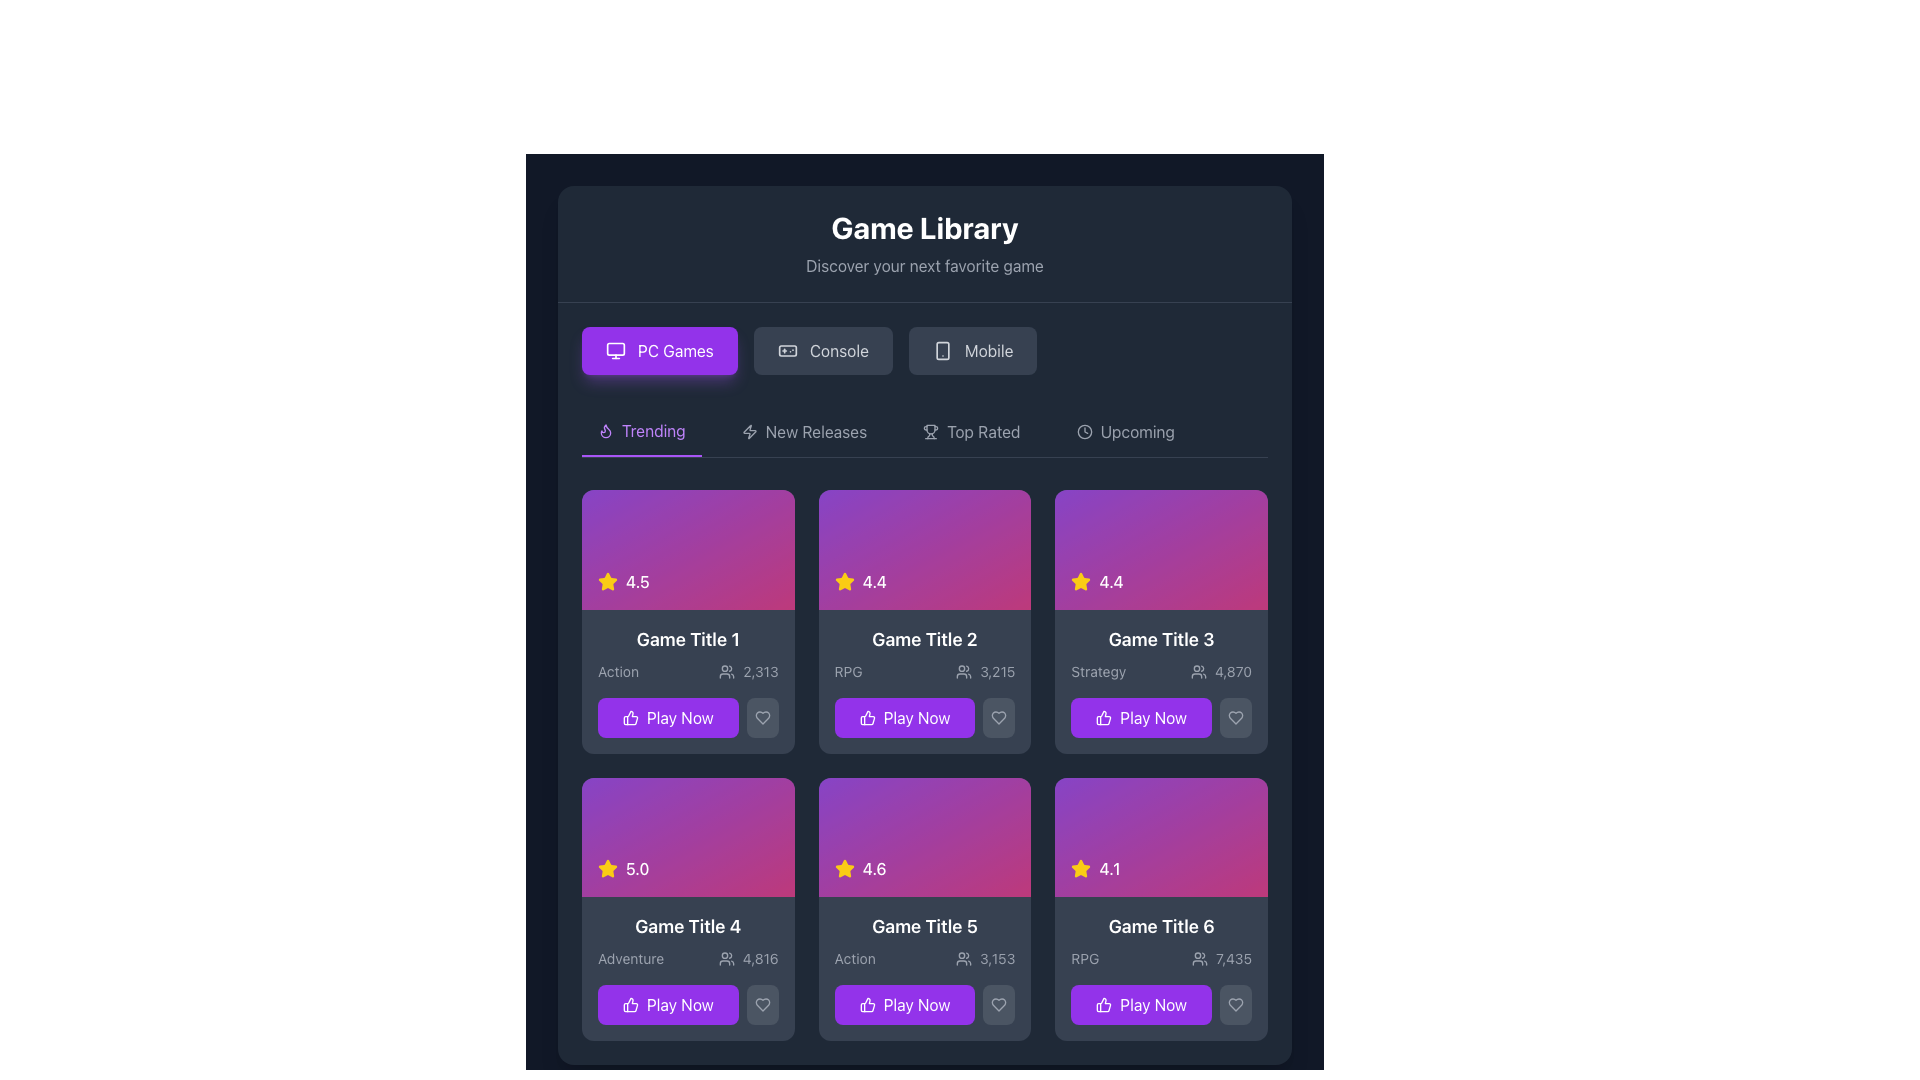 The width and height of the screenshot is (1920, 1080). Describe the element at coordinates (1161, 639) in the screenshot. I see `text label displaying 'Game Title 3' located in the third card of the 'Trending' section, positioned under the star rating icon` at that location.